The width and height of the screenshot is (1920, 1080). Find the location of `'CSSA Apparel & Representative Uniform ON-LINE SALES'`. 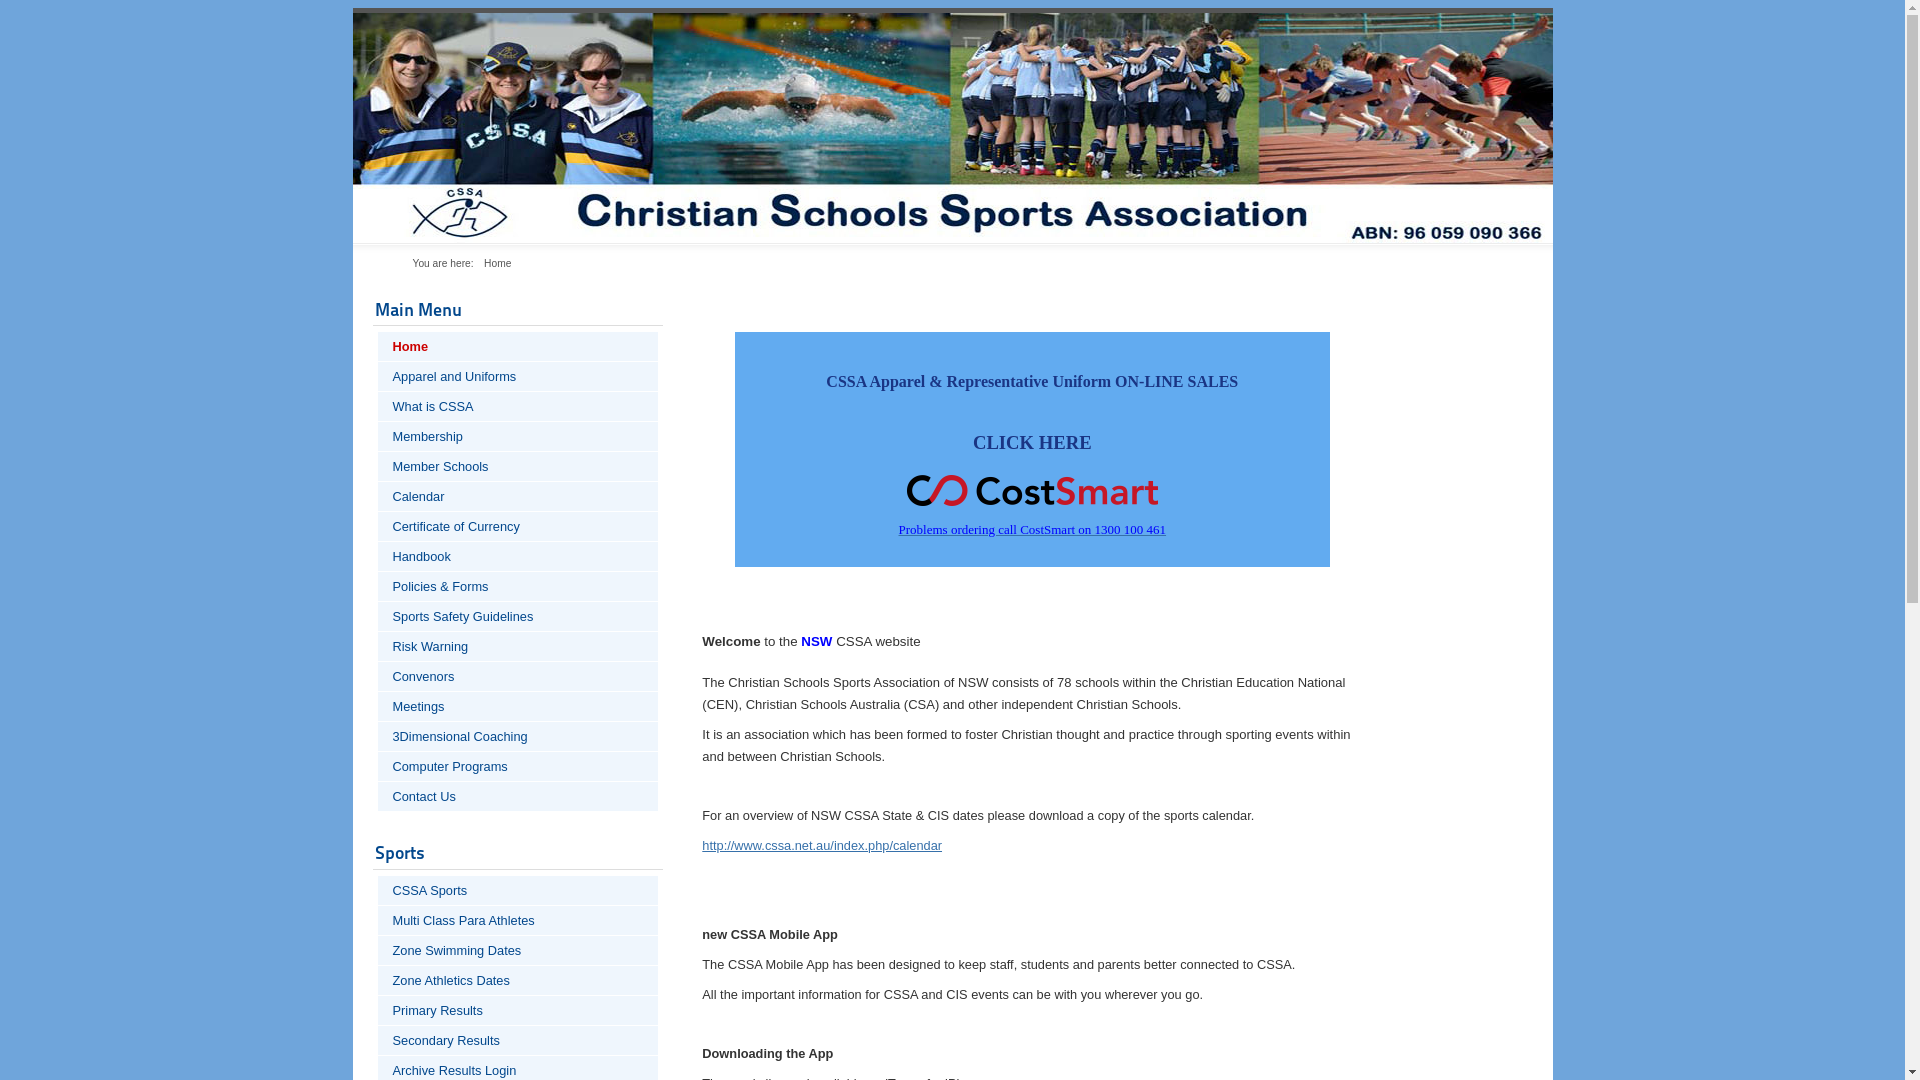

'CSSA Apparel & Representative Uniform ON-LINE SALES' is located at coordinates (1032, 380).